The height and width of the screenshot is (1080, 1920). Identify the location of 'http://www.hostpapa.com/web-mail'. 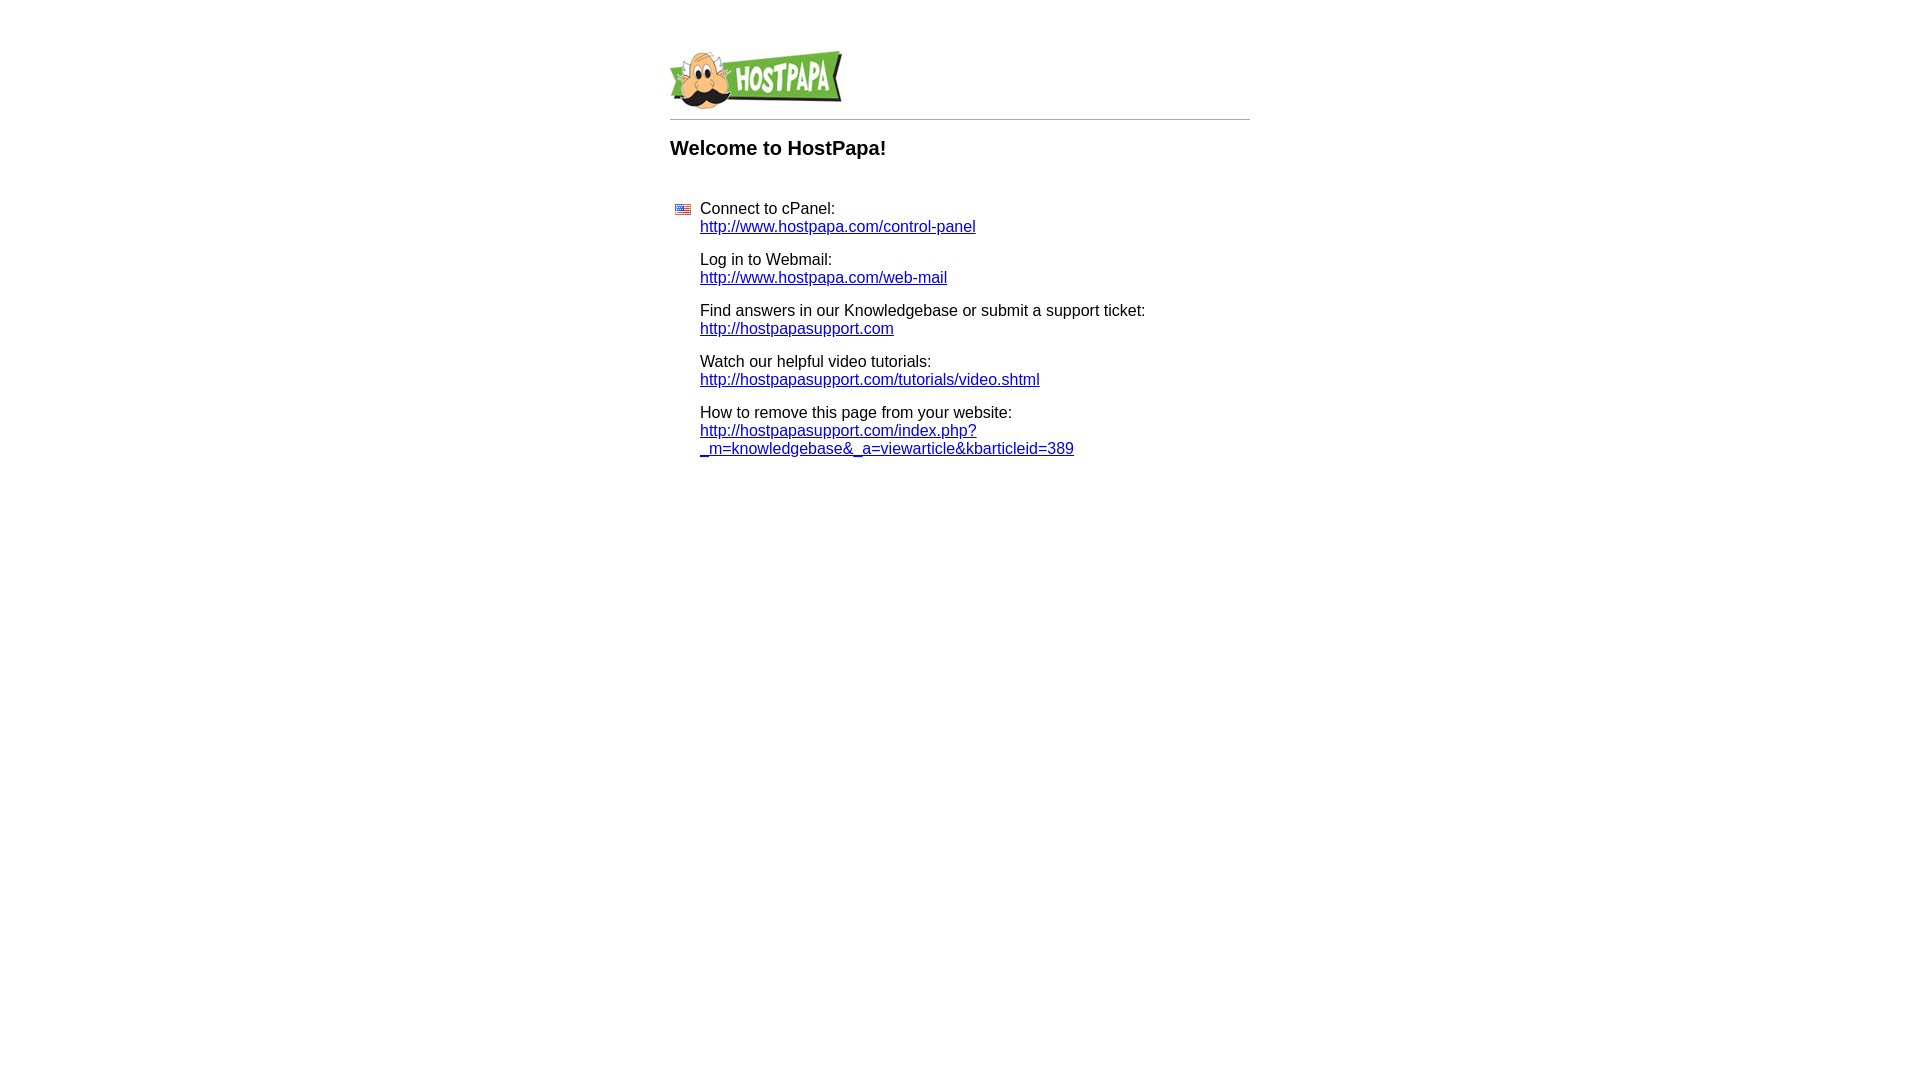
(823, 277).